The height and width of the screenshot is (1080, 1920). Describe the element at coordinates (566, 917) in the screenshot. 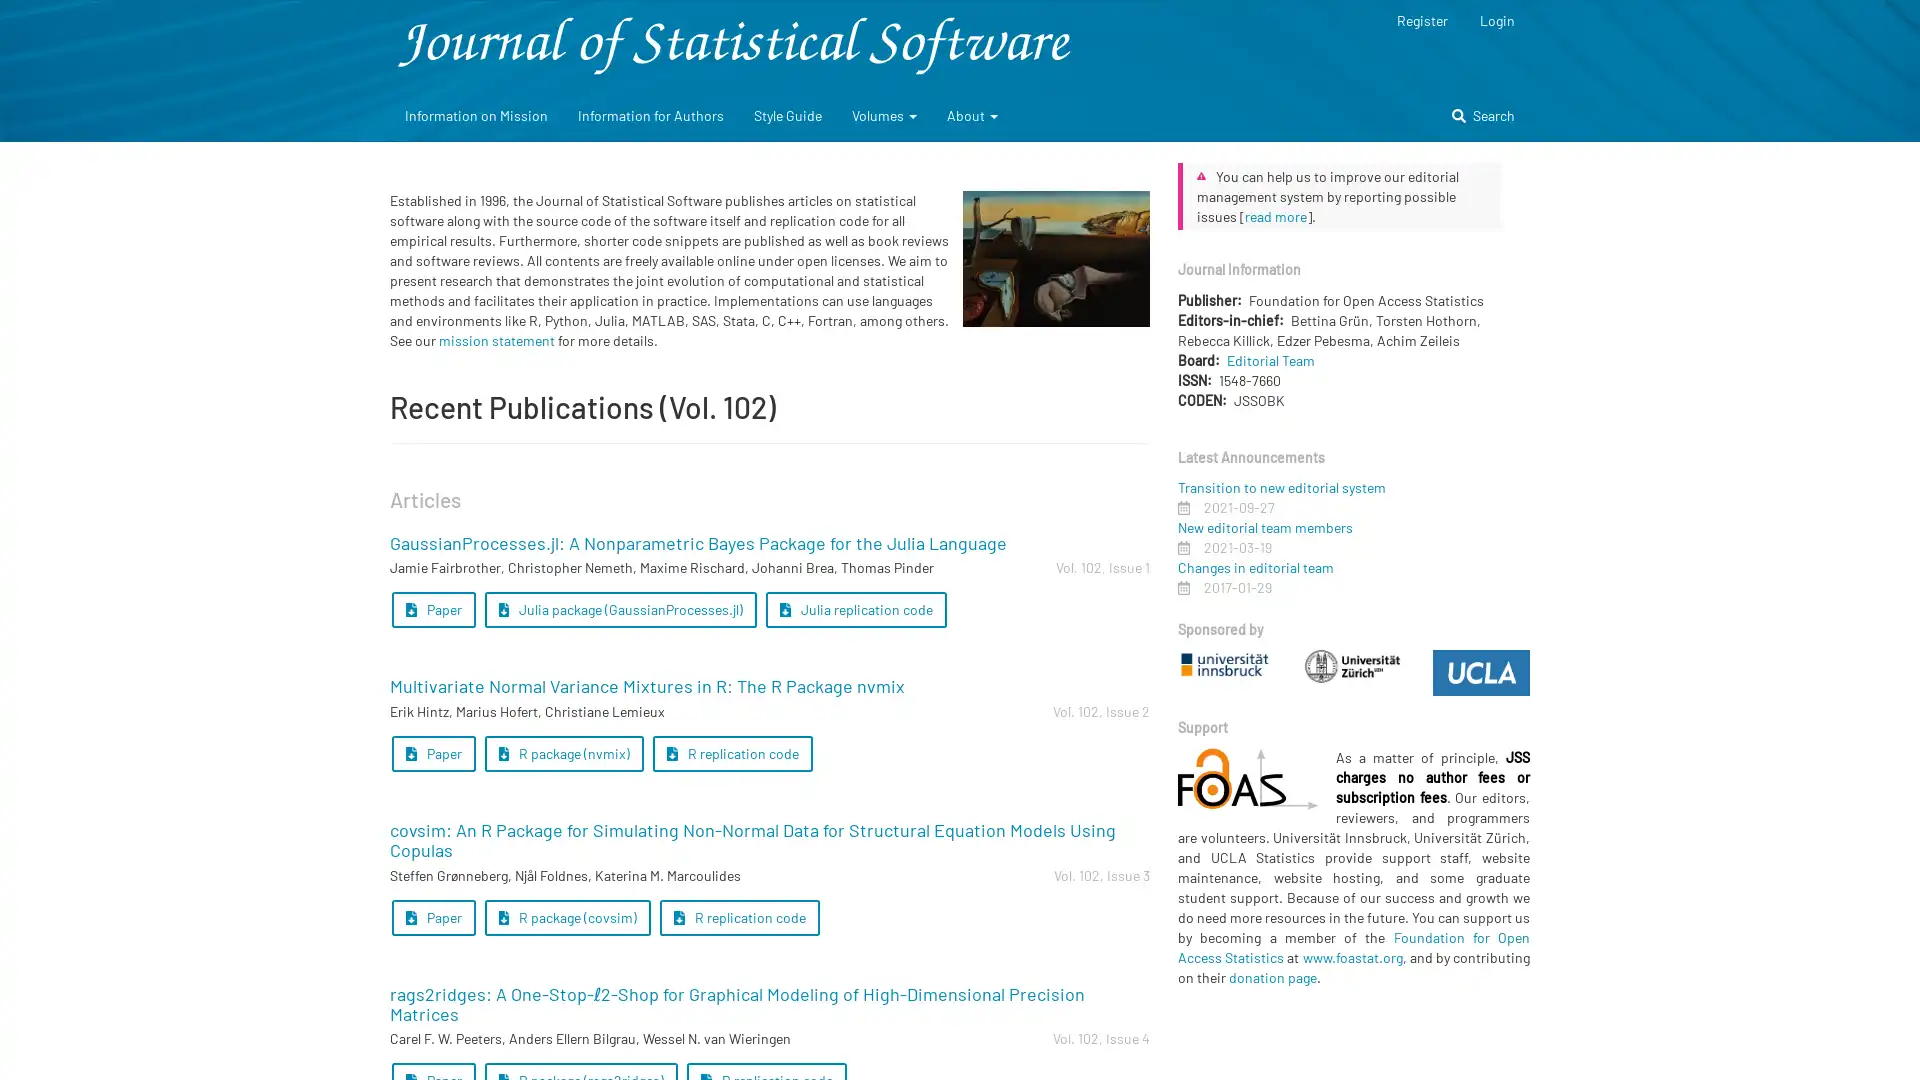

I see `R package (covsim)` at that location.